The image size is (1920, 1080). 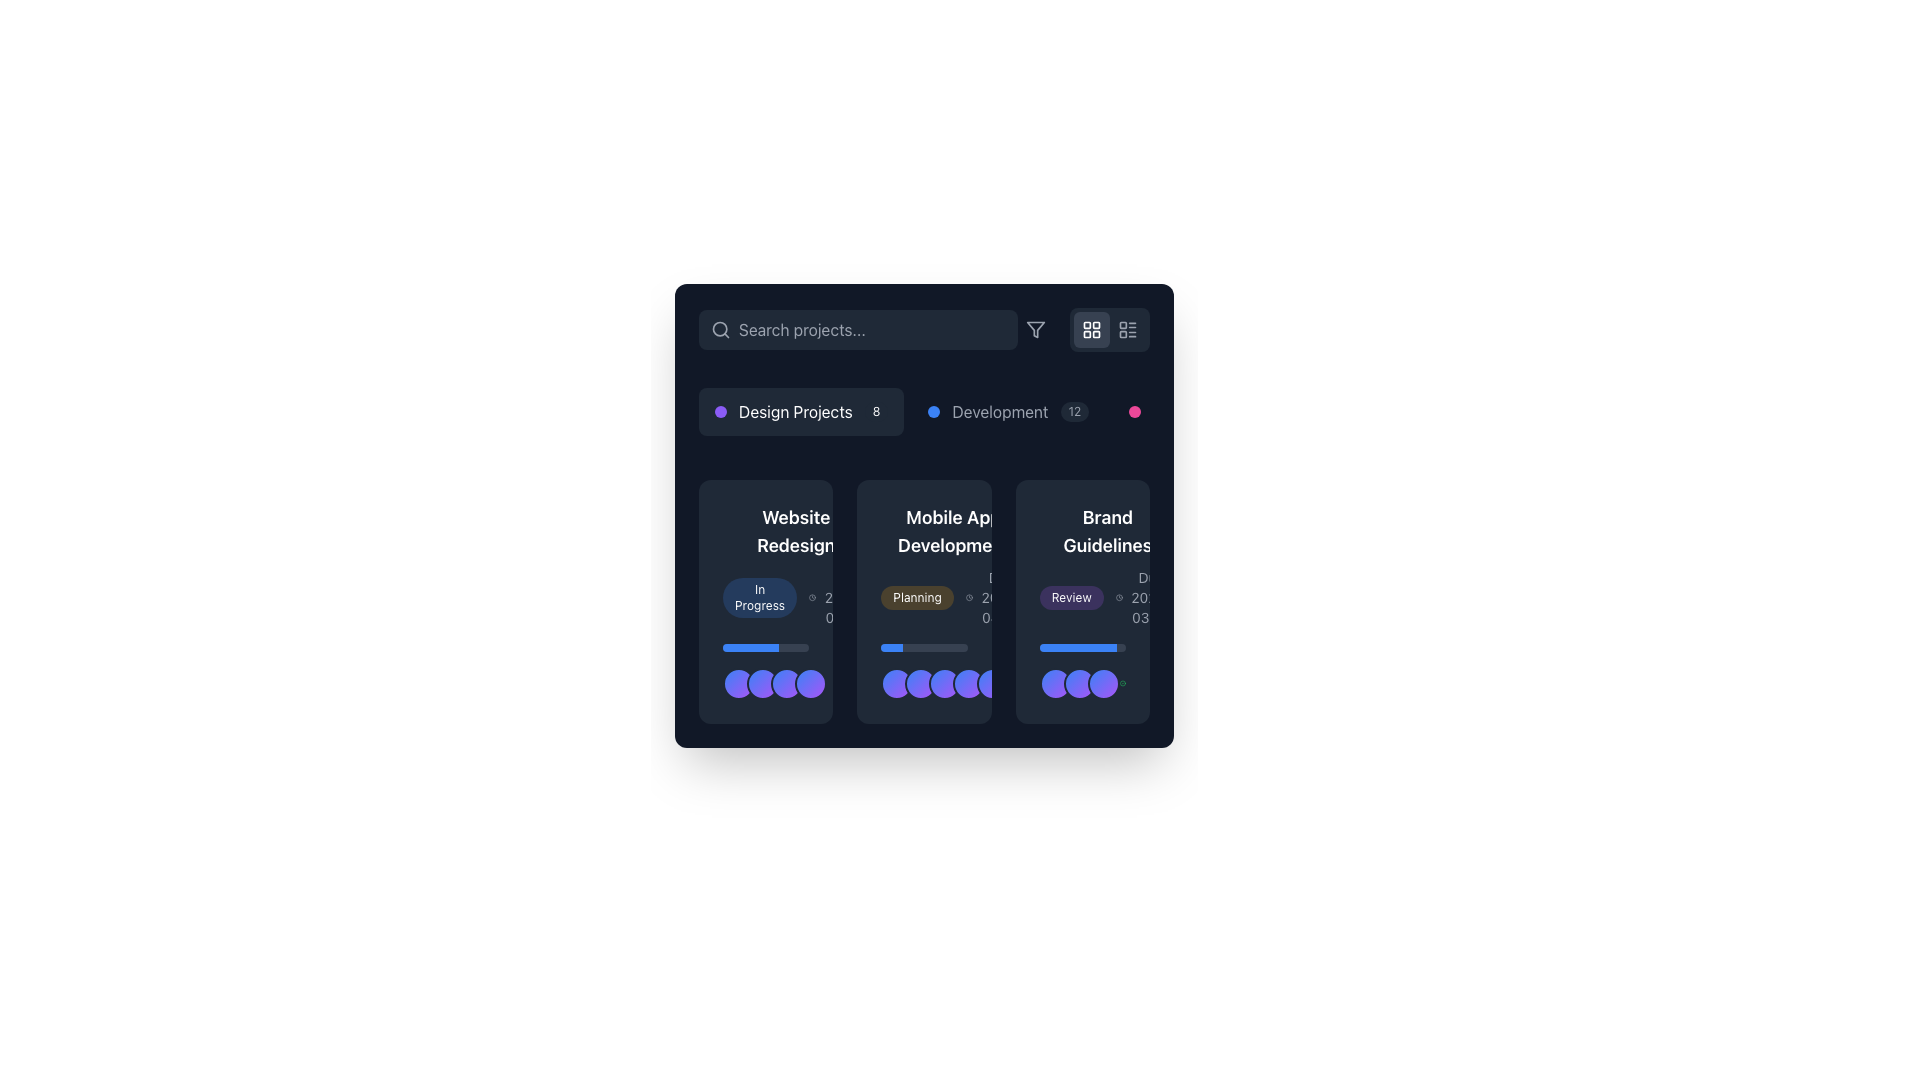 What do you see at coordinates (952, 531) in the screenshot?
I see `the text label displaying 'Mobile App Development' in bold white font, which is located at the top of a card layout` at bounding box center [952, 531].